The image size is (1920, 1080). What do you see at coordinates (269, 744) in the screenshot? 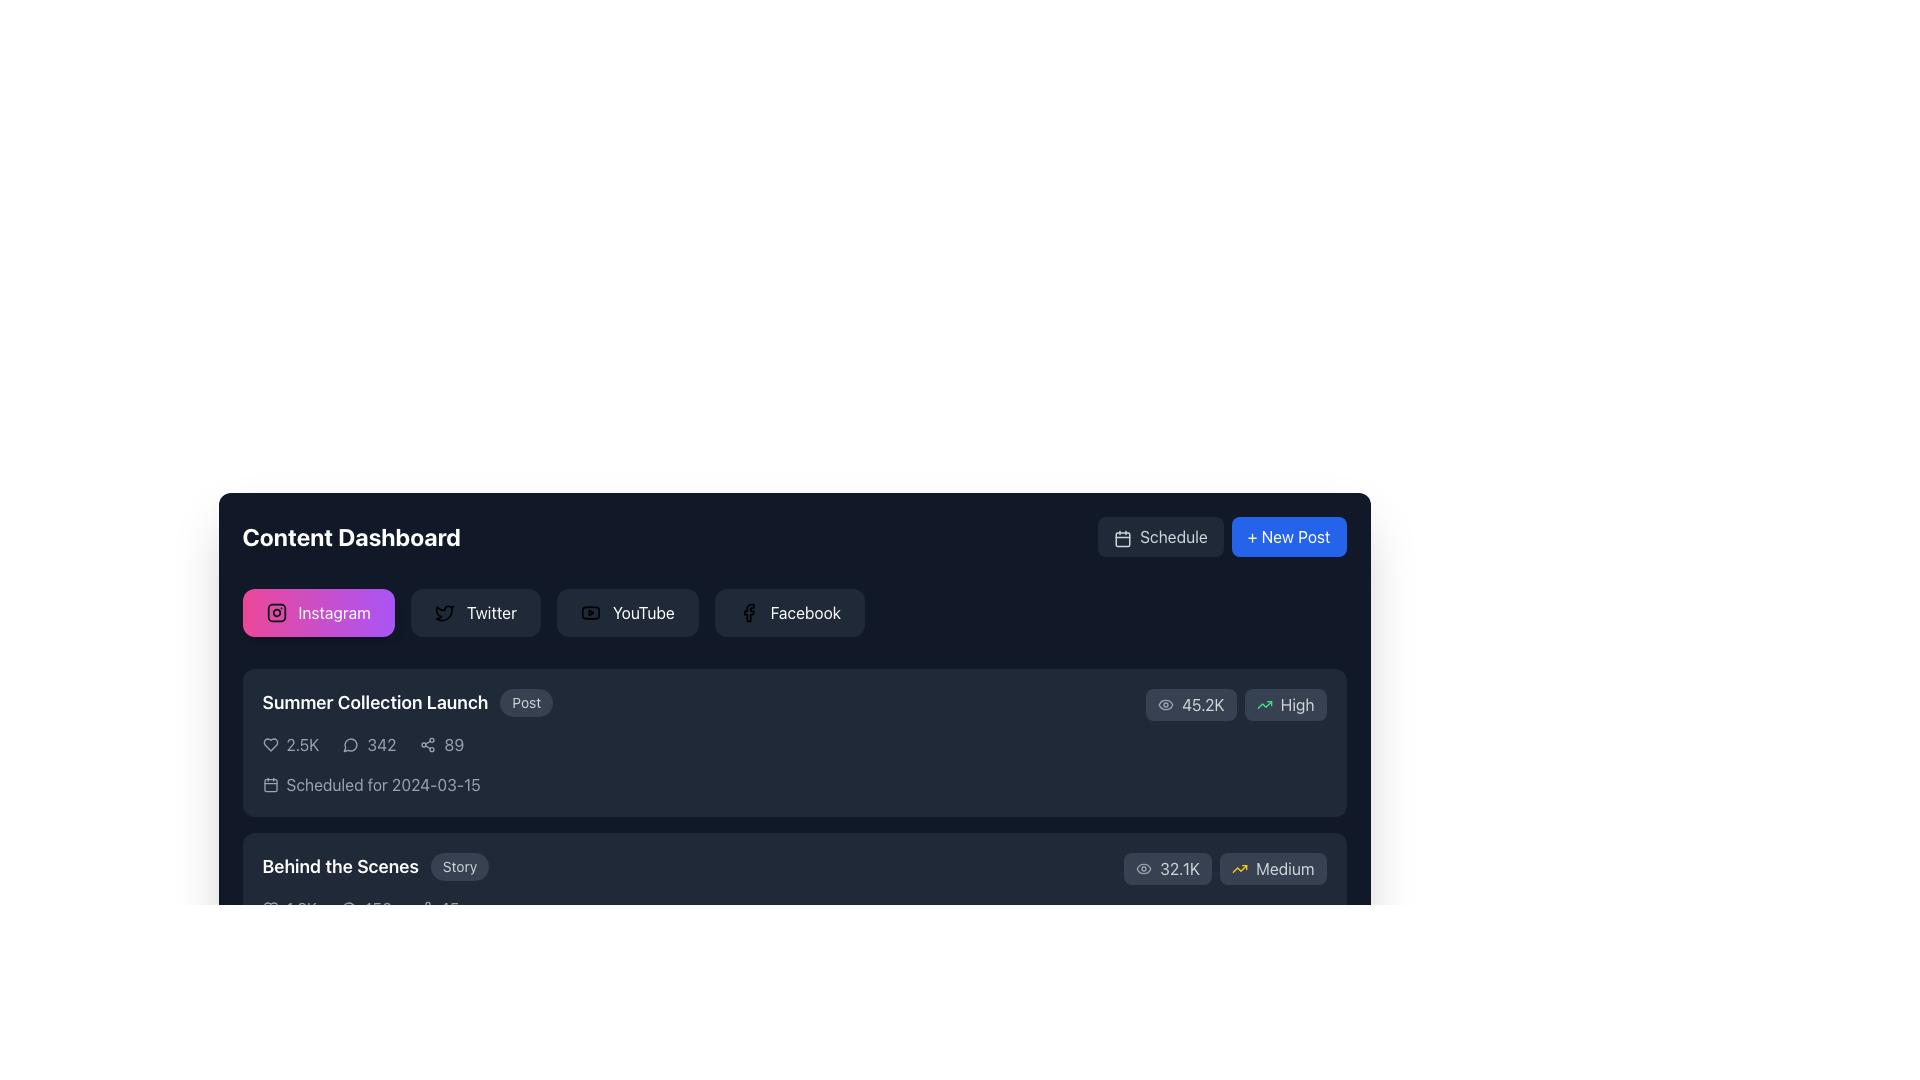
I see `the heart-shaped icon with a grayish tone that represents likes or favorites, located within the 'Summer Collection Launch' section of the 'Content Dashboard', next to the text label '2.5K'` at bounding box center [269, 744].